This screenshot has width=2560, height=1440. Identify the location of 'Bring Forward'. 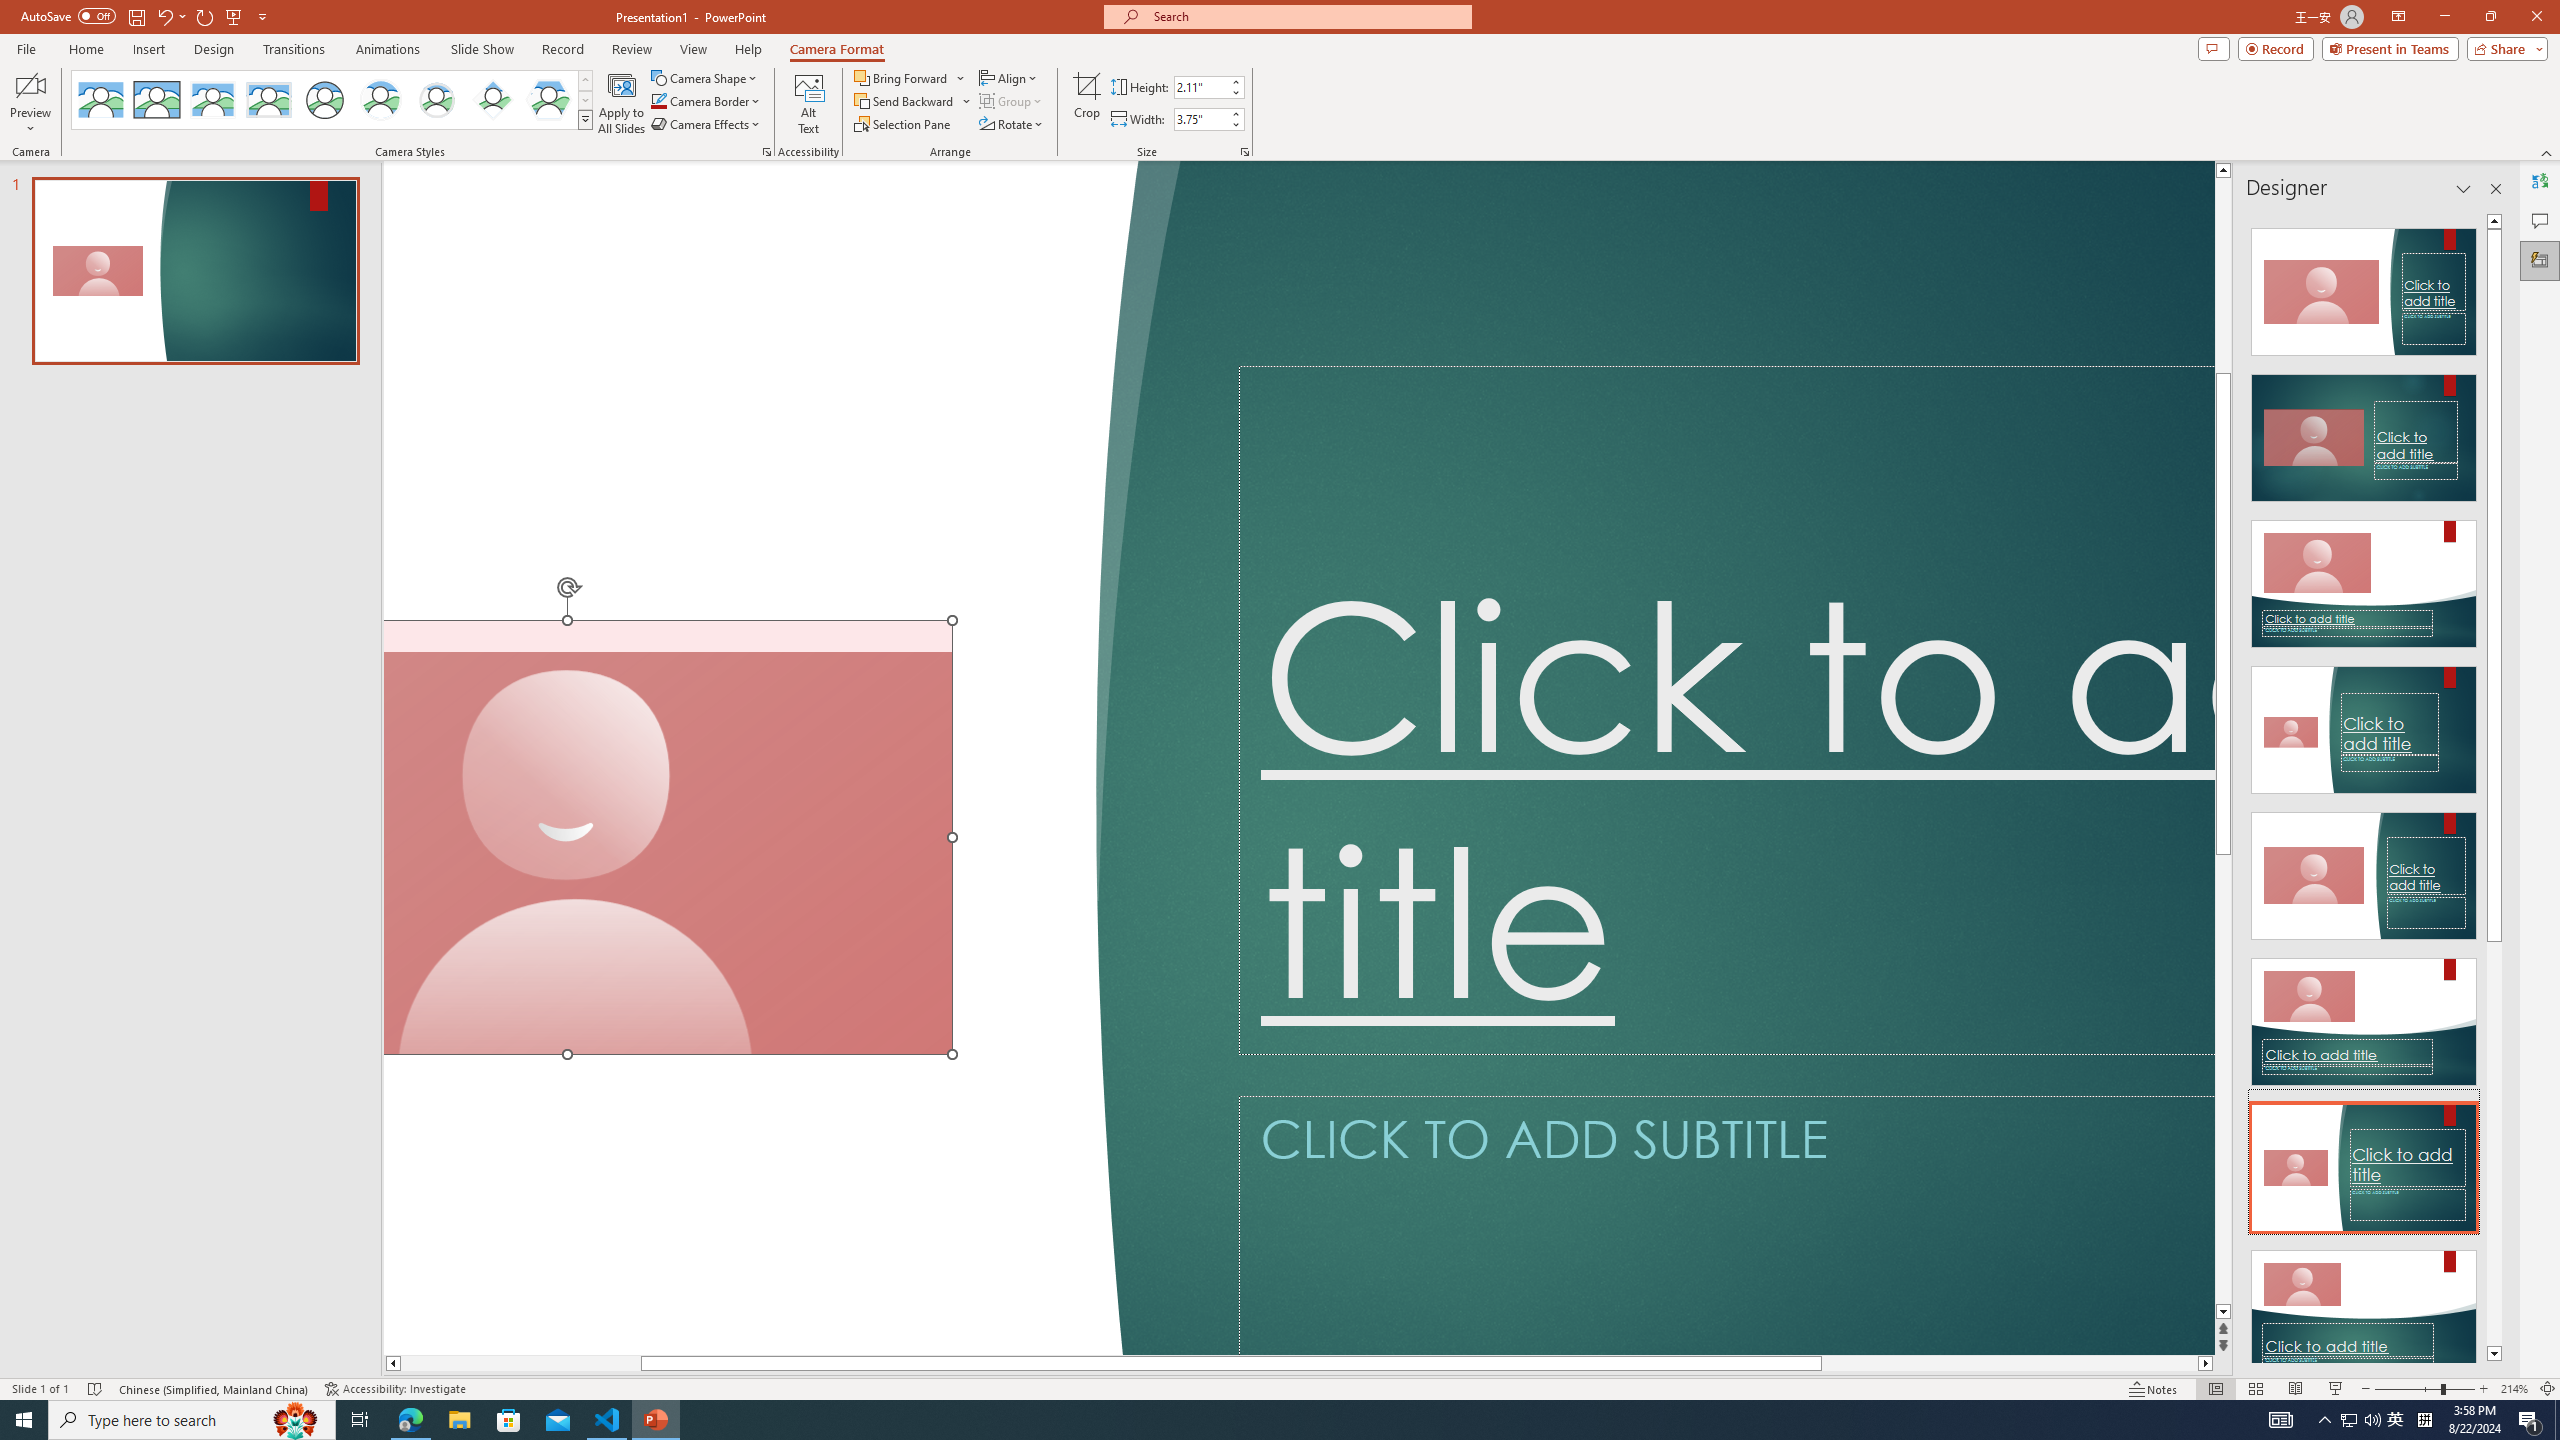
(909, 77).